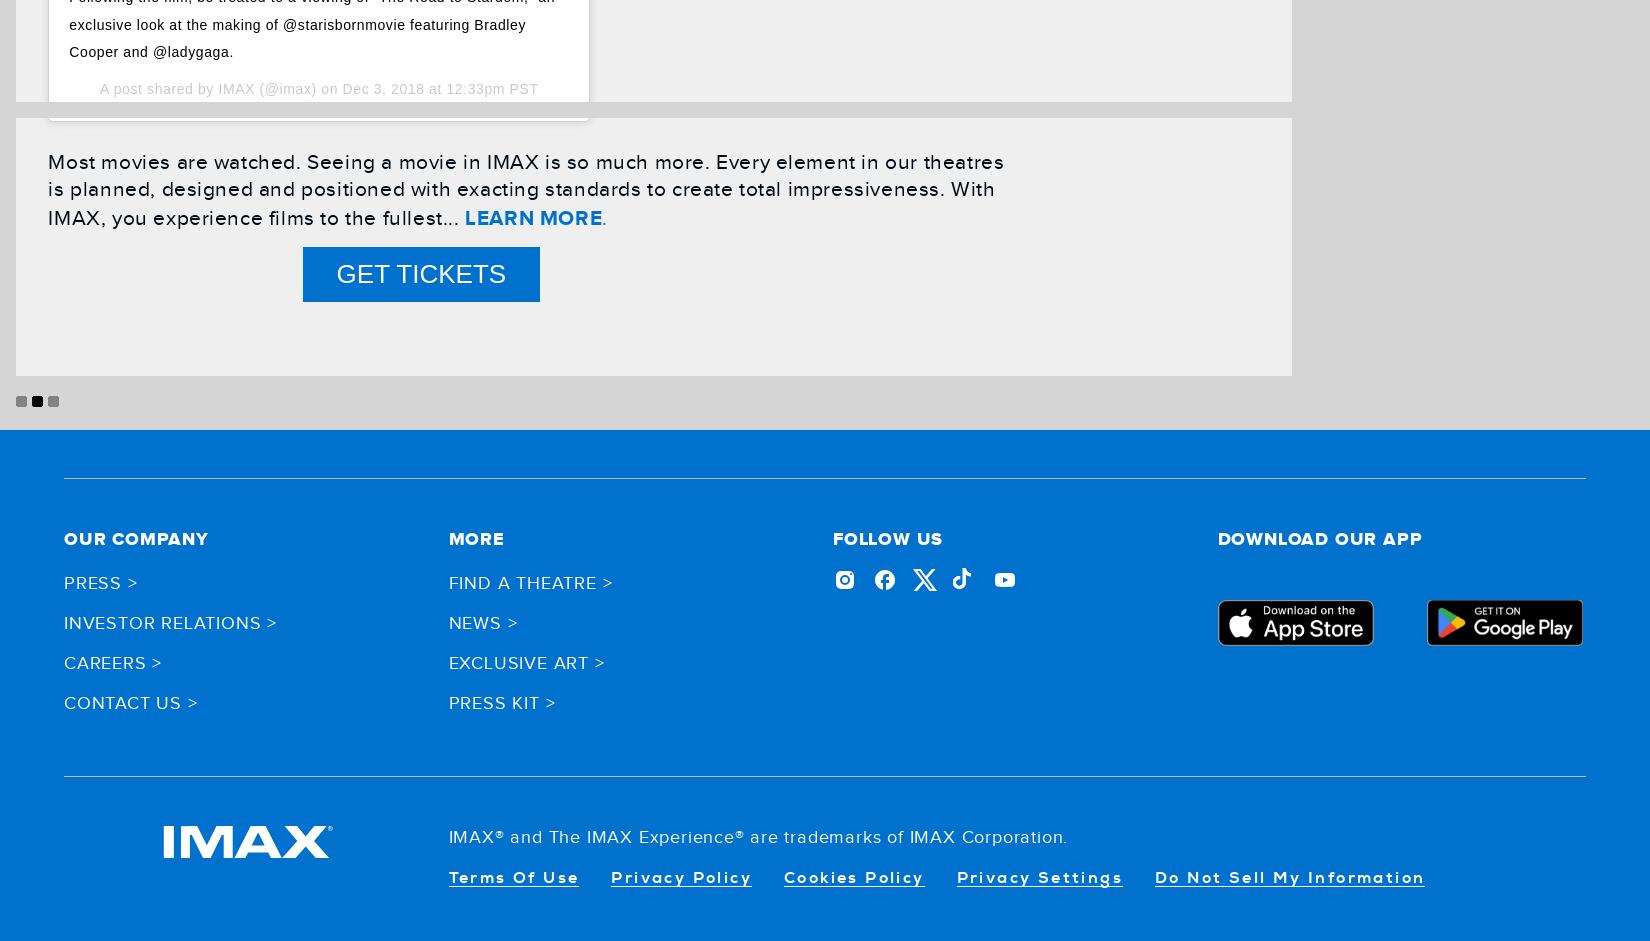 The height and width of the screenshot is (941, 1650). Describe the element at coordinates (1039, 877) in the screenshot. I see `'Privacy Settings'` at that location.